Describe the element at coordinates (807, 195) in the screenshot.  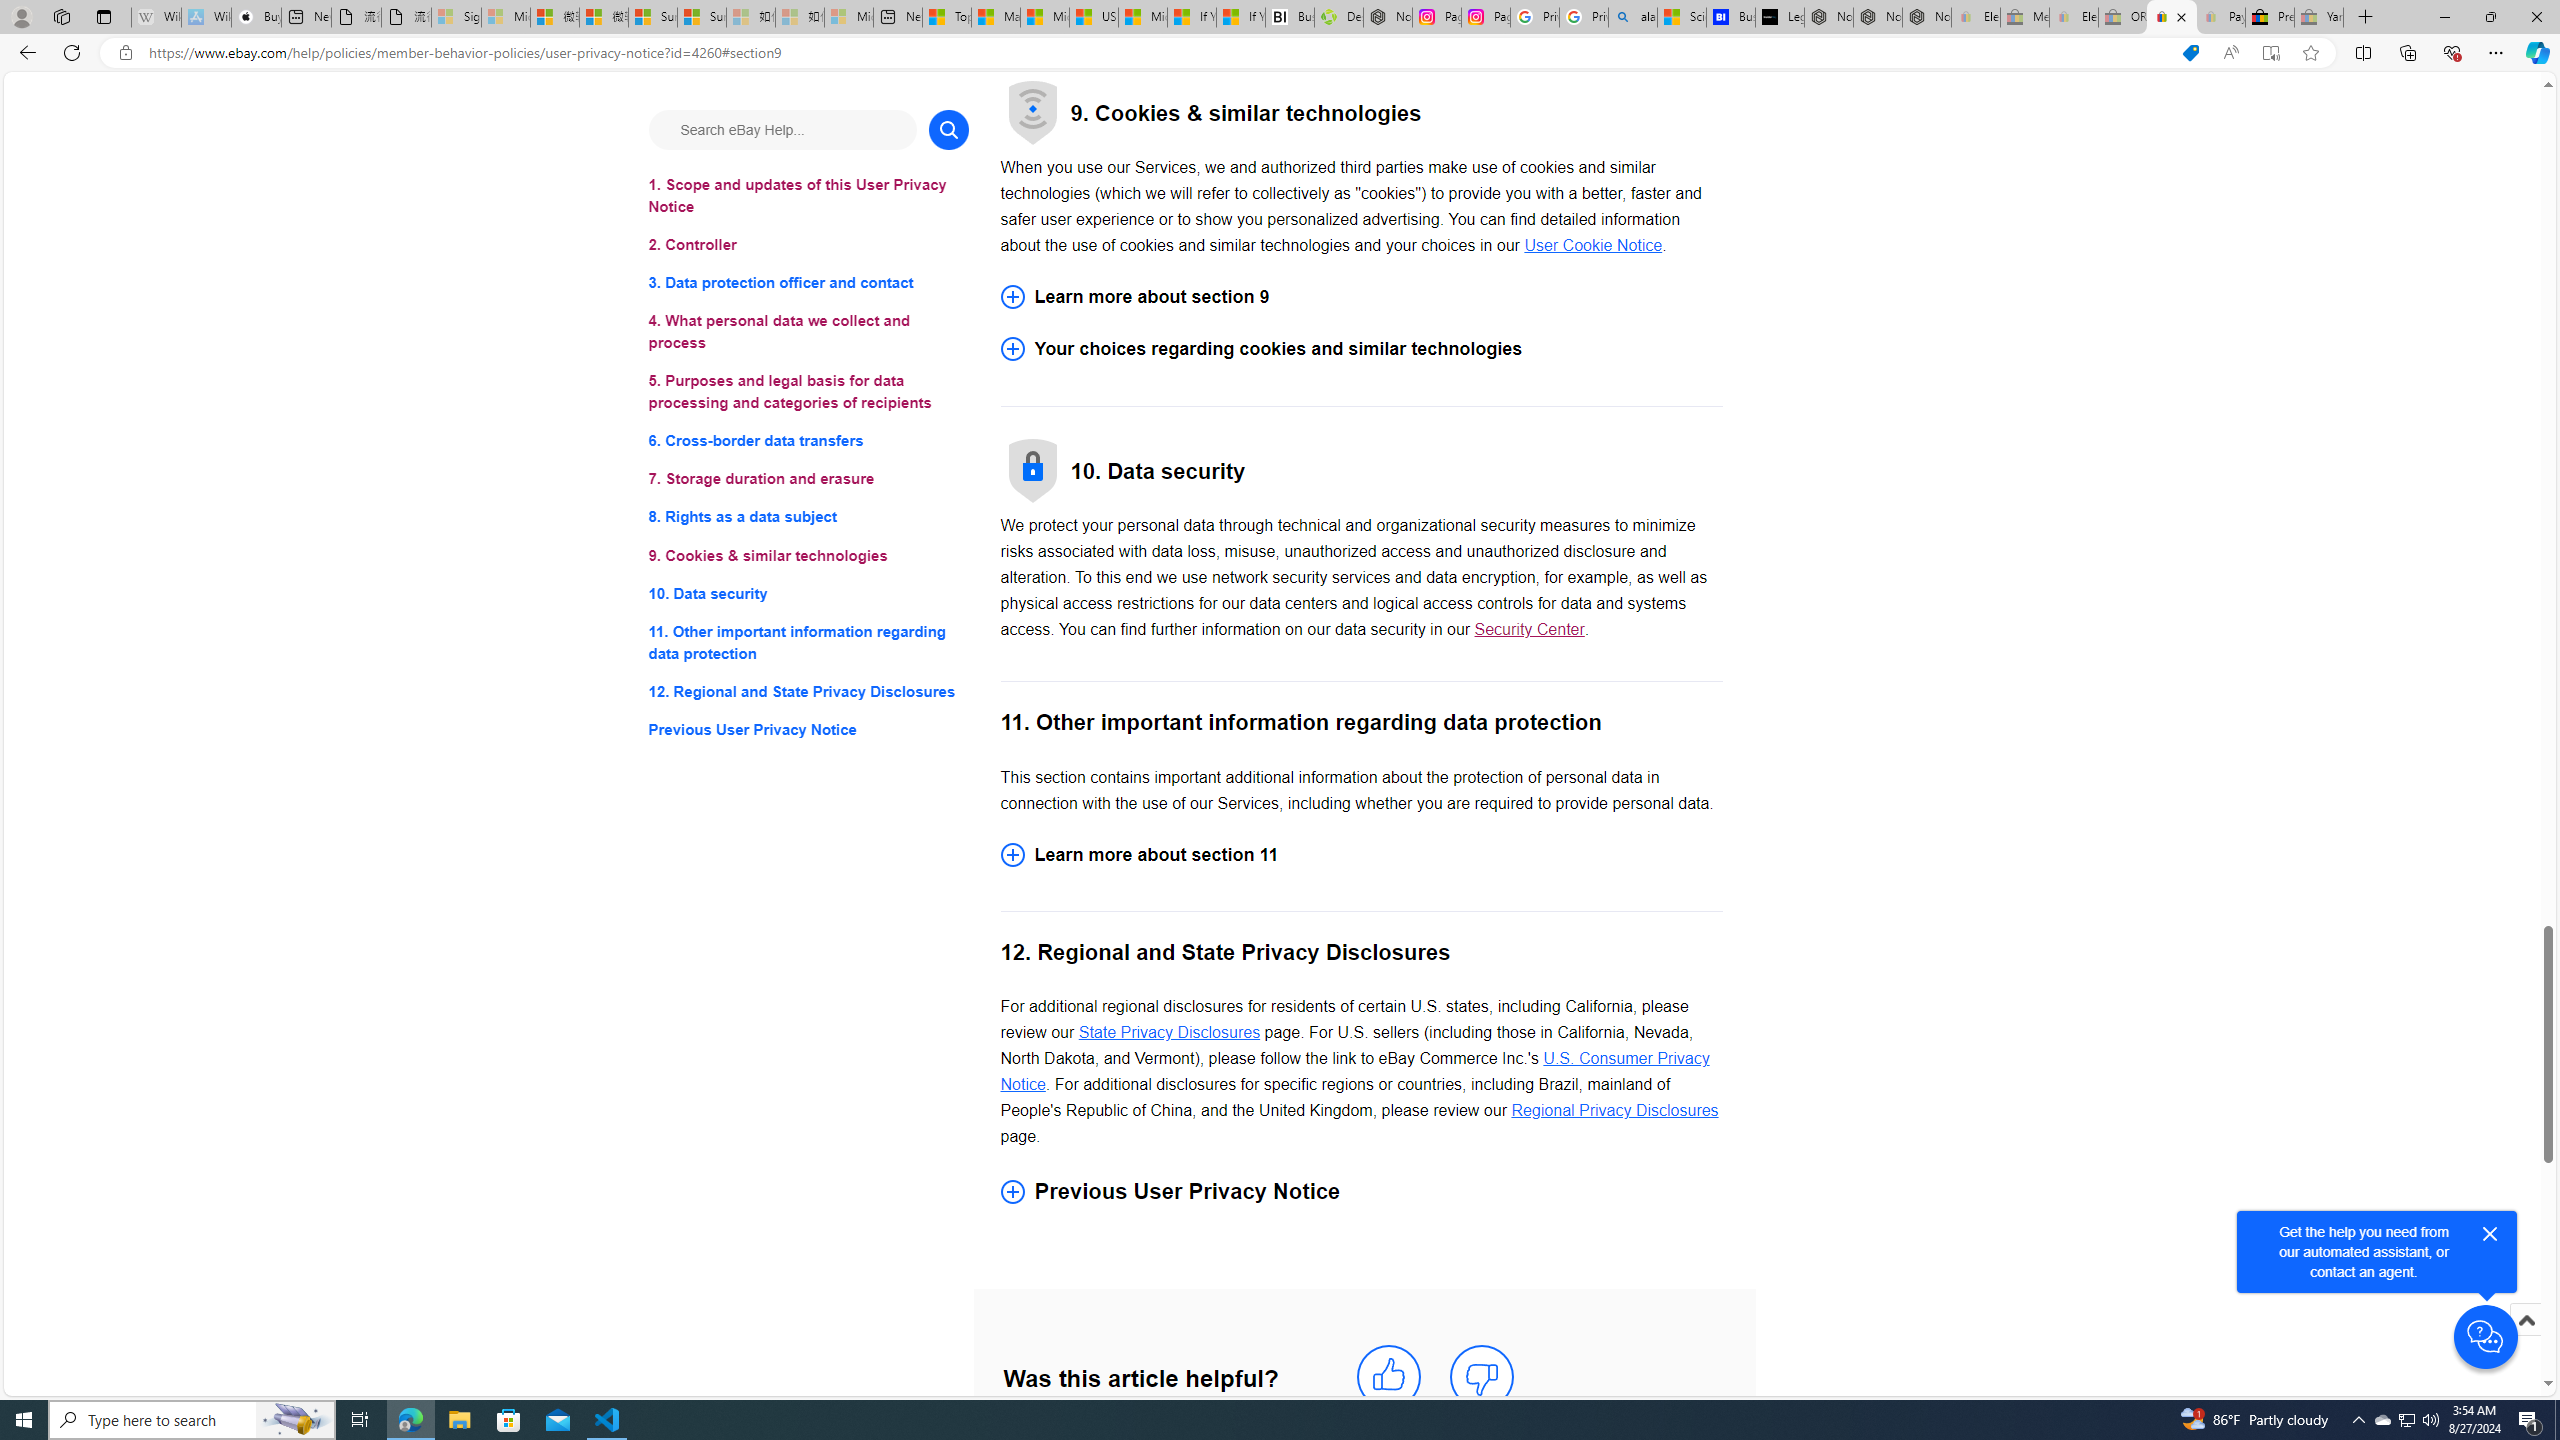
I see `'1. Scope and updates of this User Privacy Notice'` at that location.